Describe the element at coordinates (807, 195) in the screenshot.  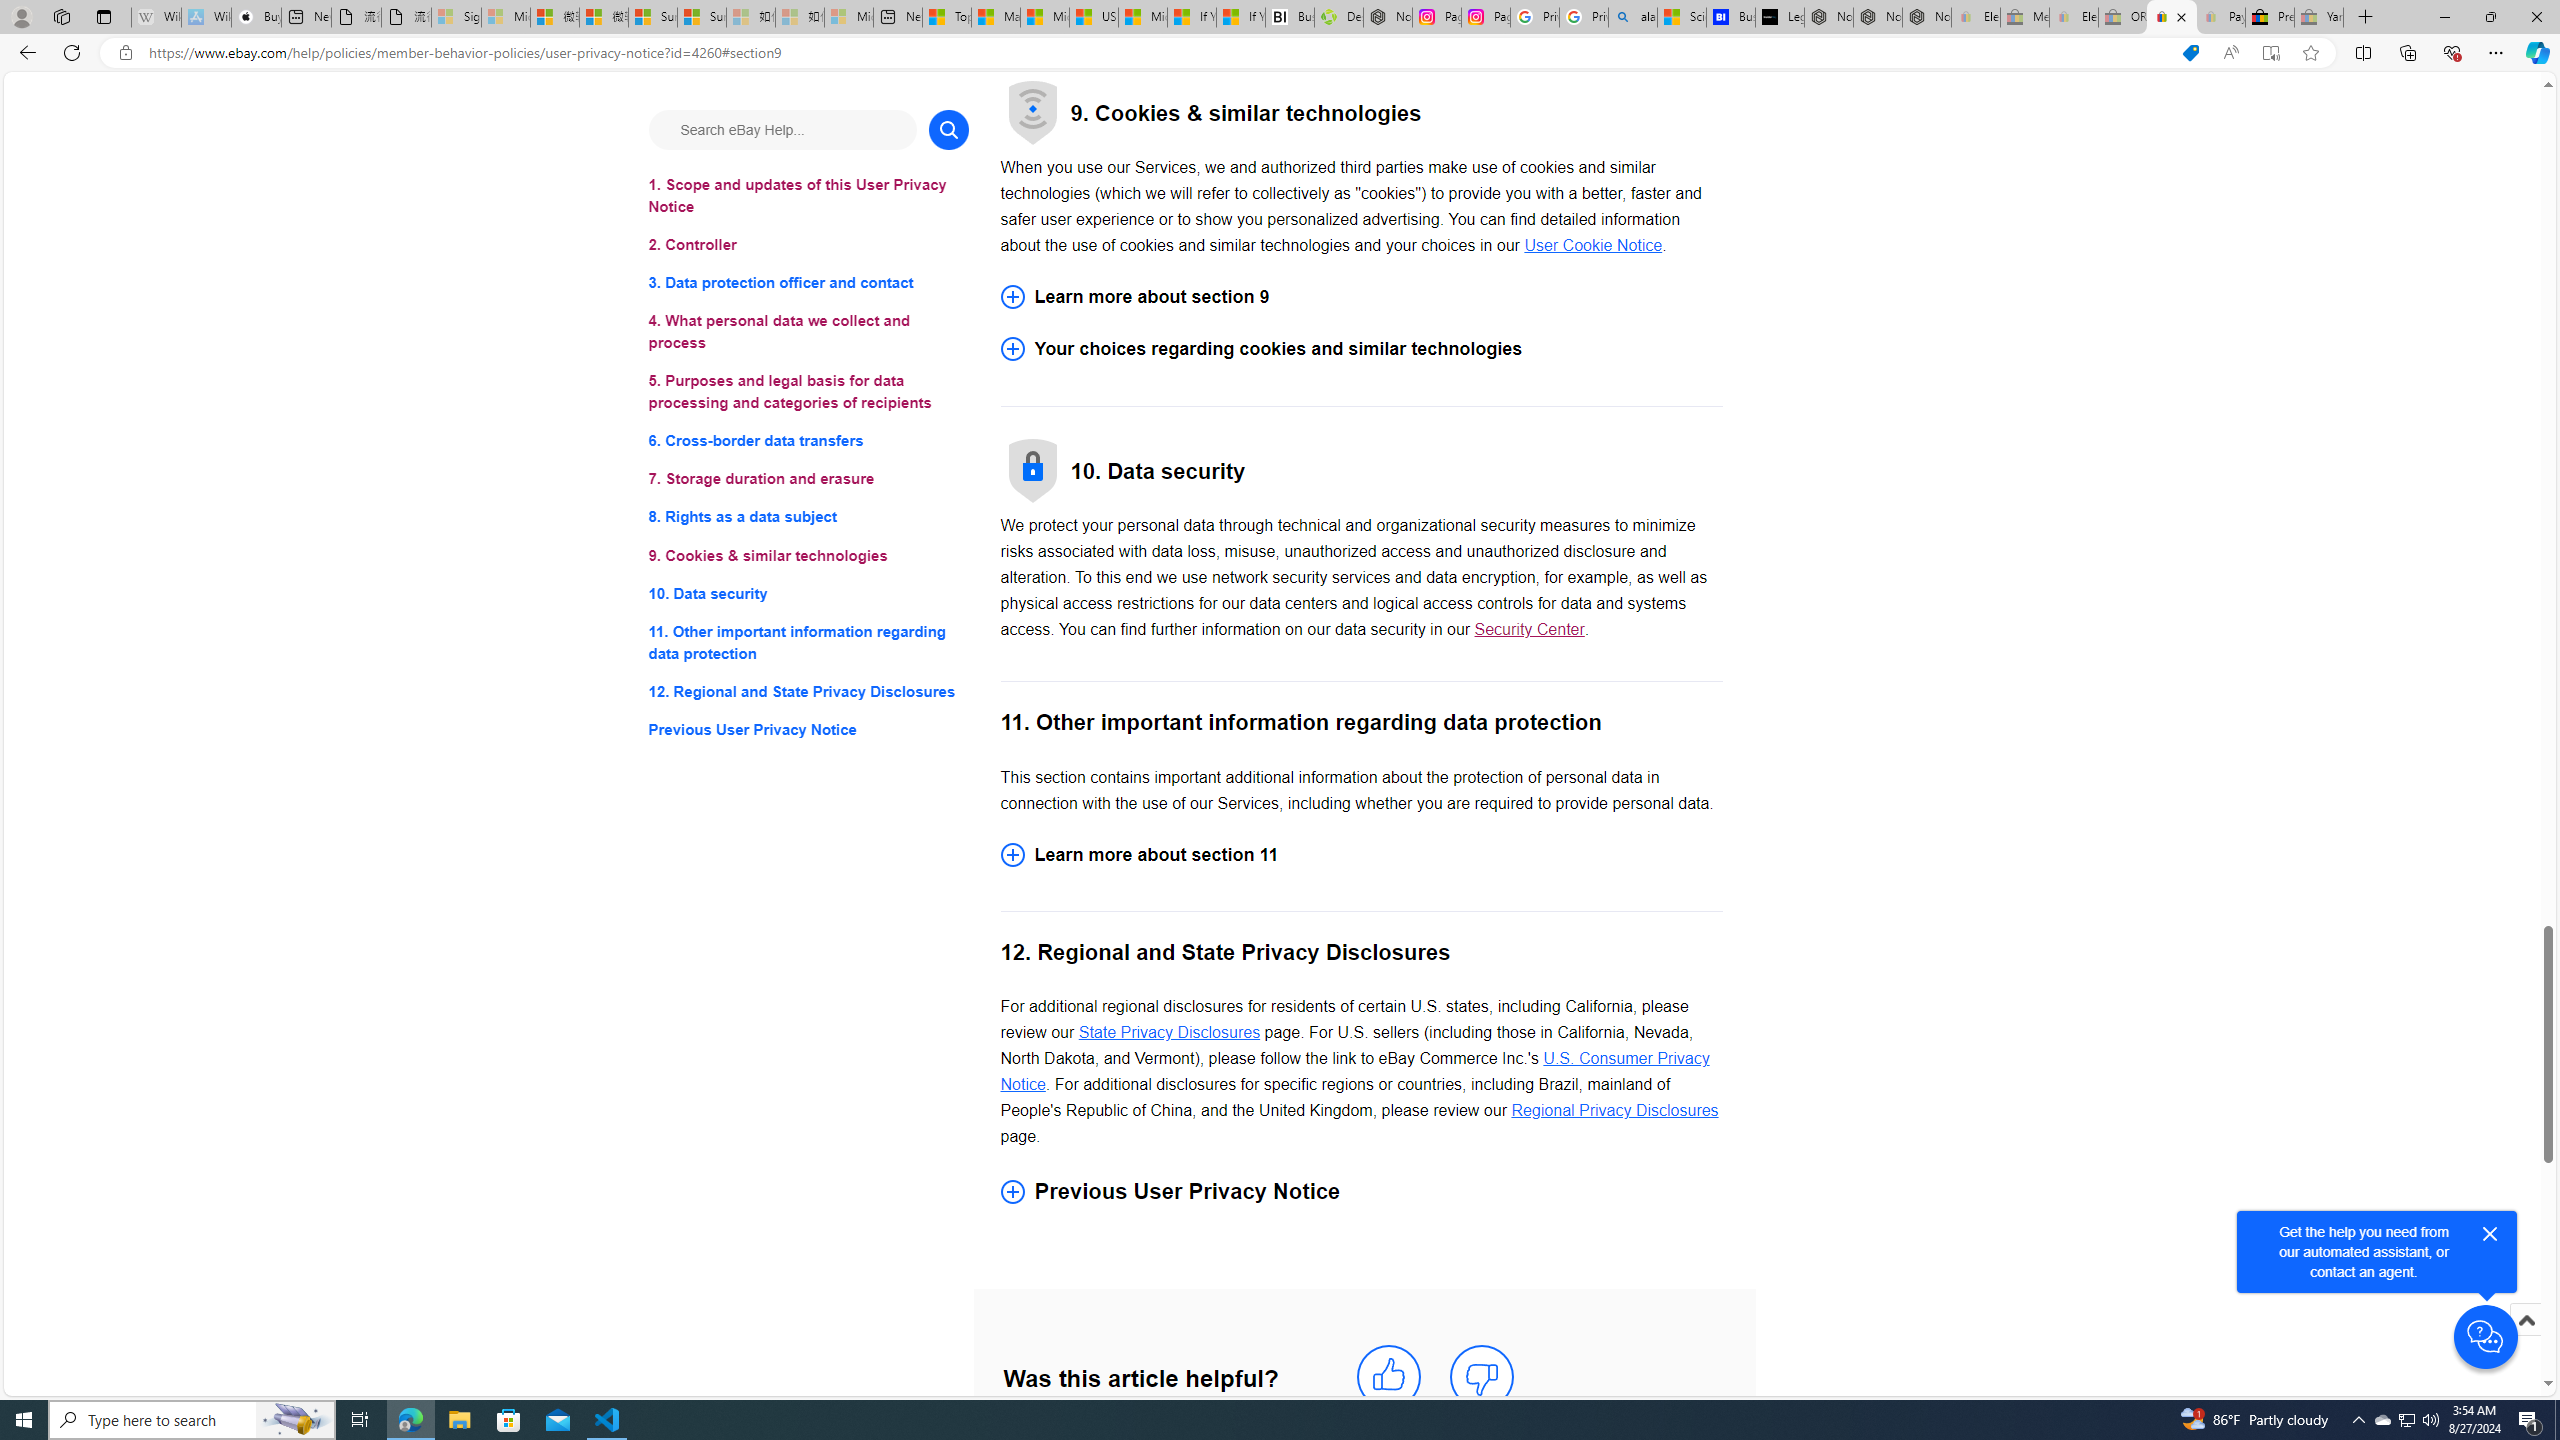
I see `'1. Scope and updates of this User Privacy Notice'` at that location.